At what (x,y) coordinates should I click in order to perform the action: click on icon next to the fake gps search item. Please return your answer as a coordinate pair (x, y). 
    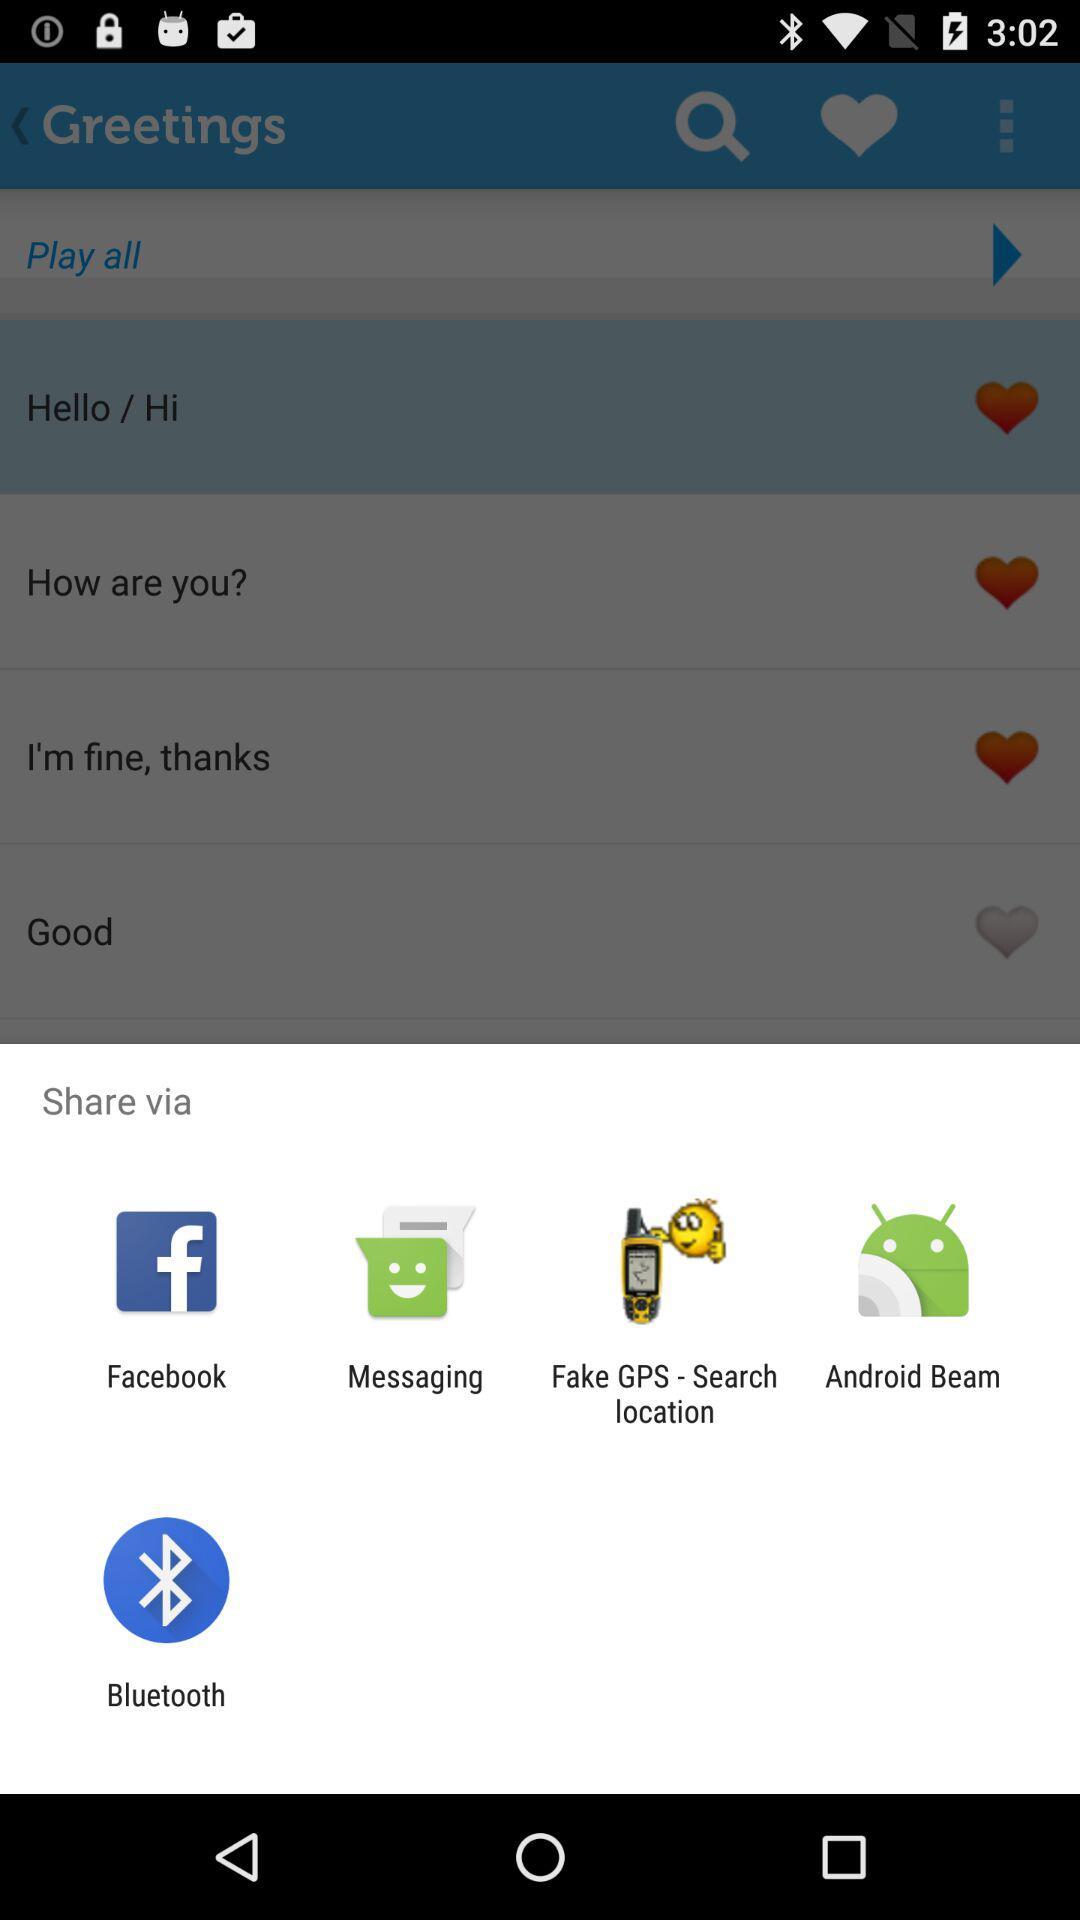
    Looking at the image, I should click on (913, 1392).